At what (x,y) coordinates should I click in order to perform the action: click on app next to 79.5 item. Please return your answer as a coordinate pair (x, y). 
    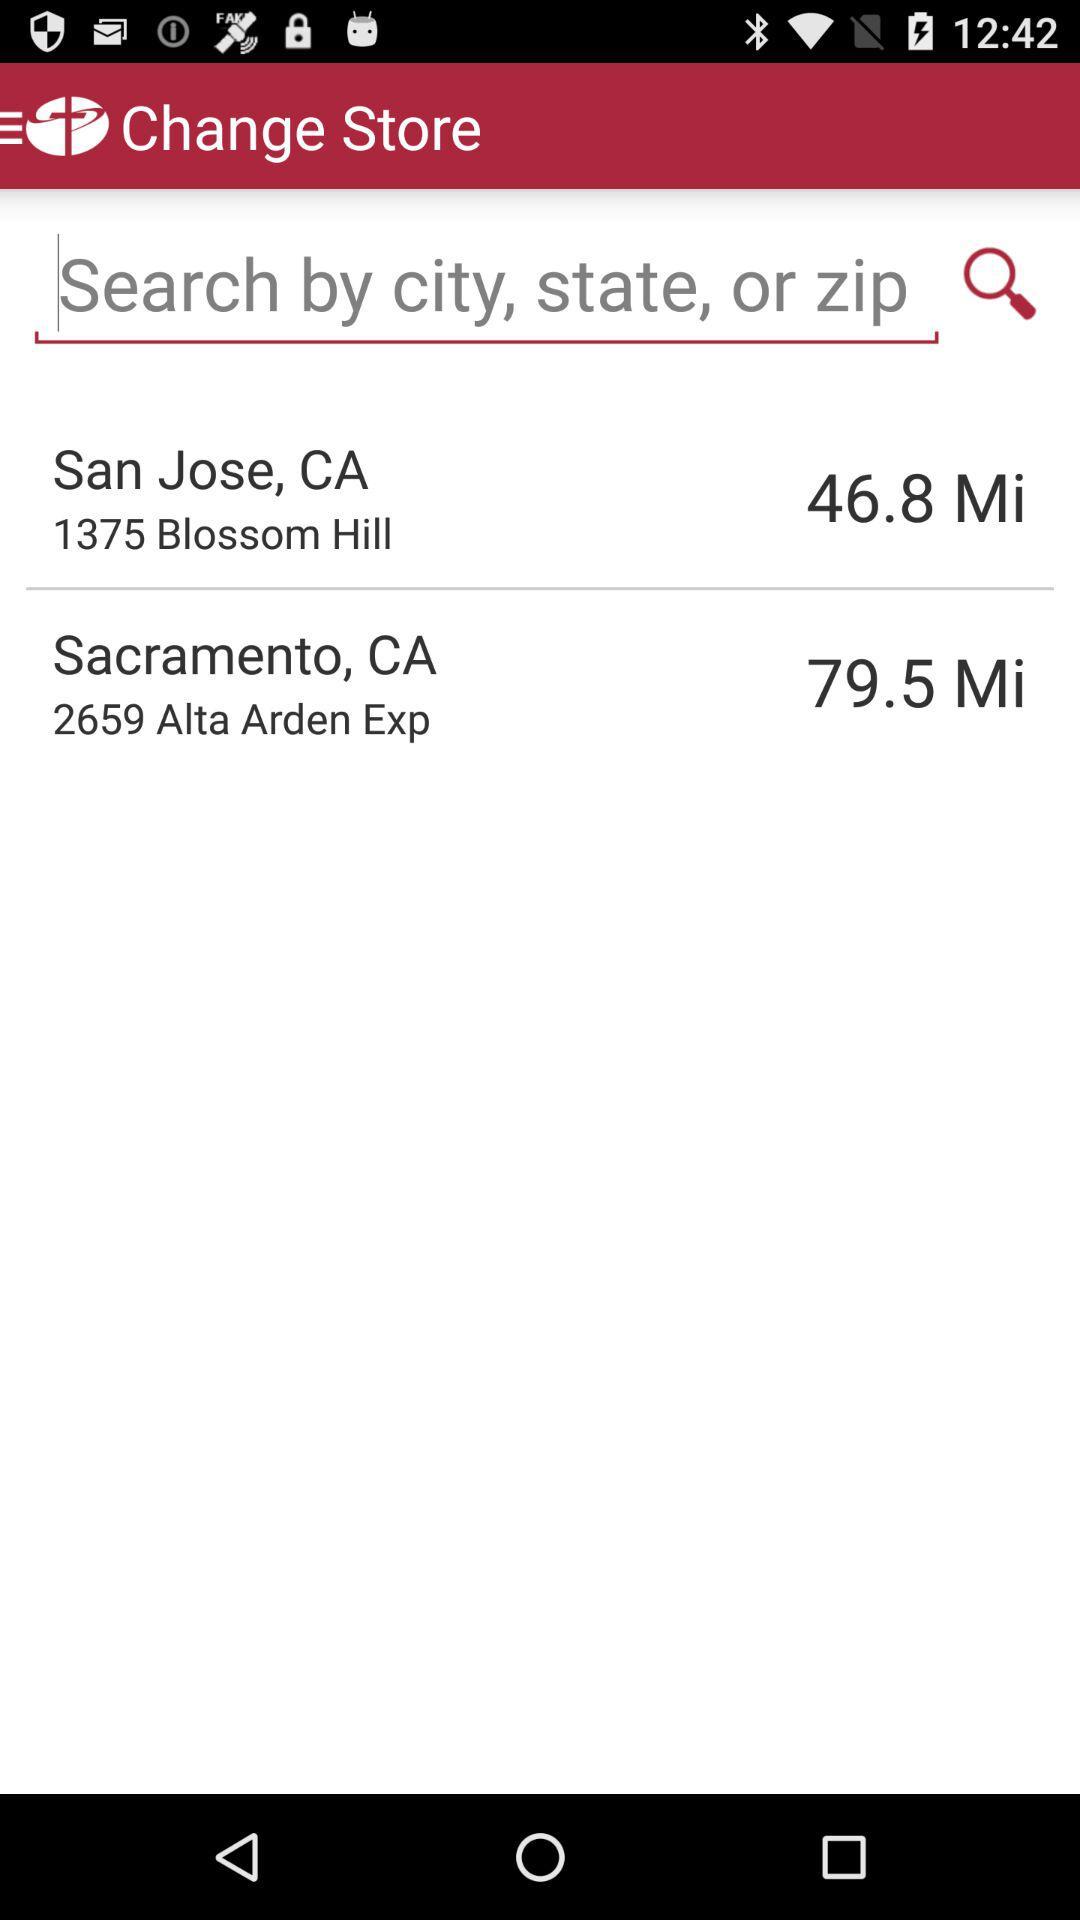
    Looking at the image, I should click on (240, 717).